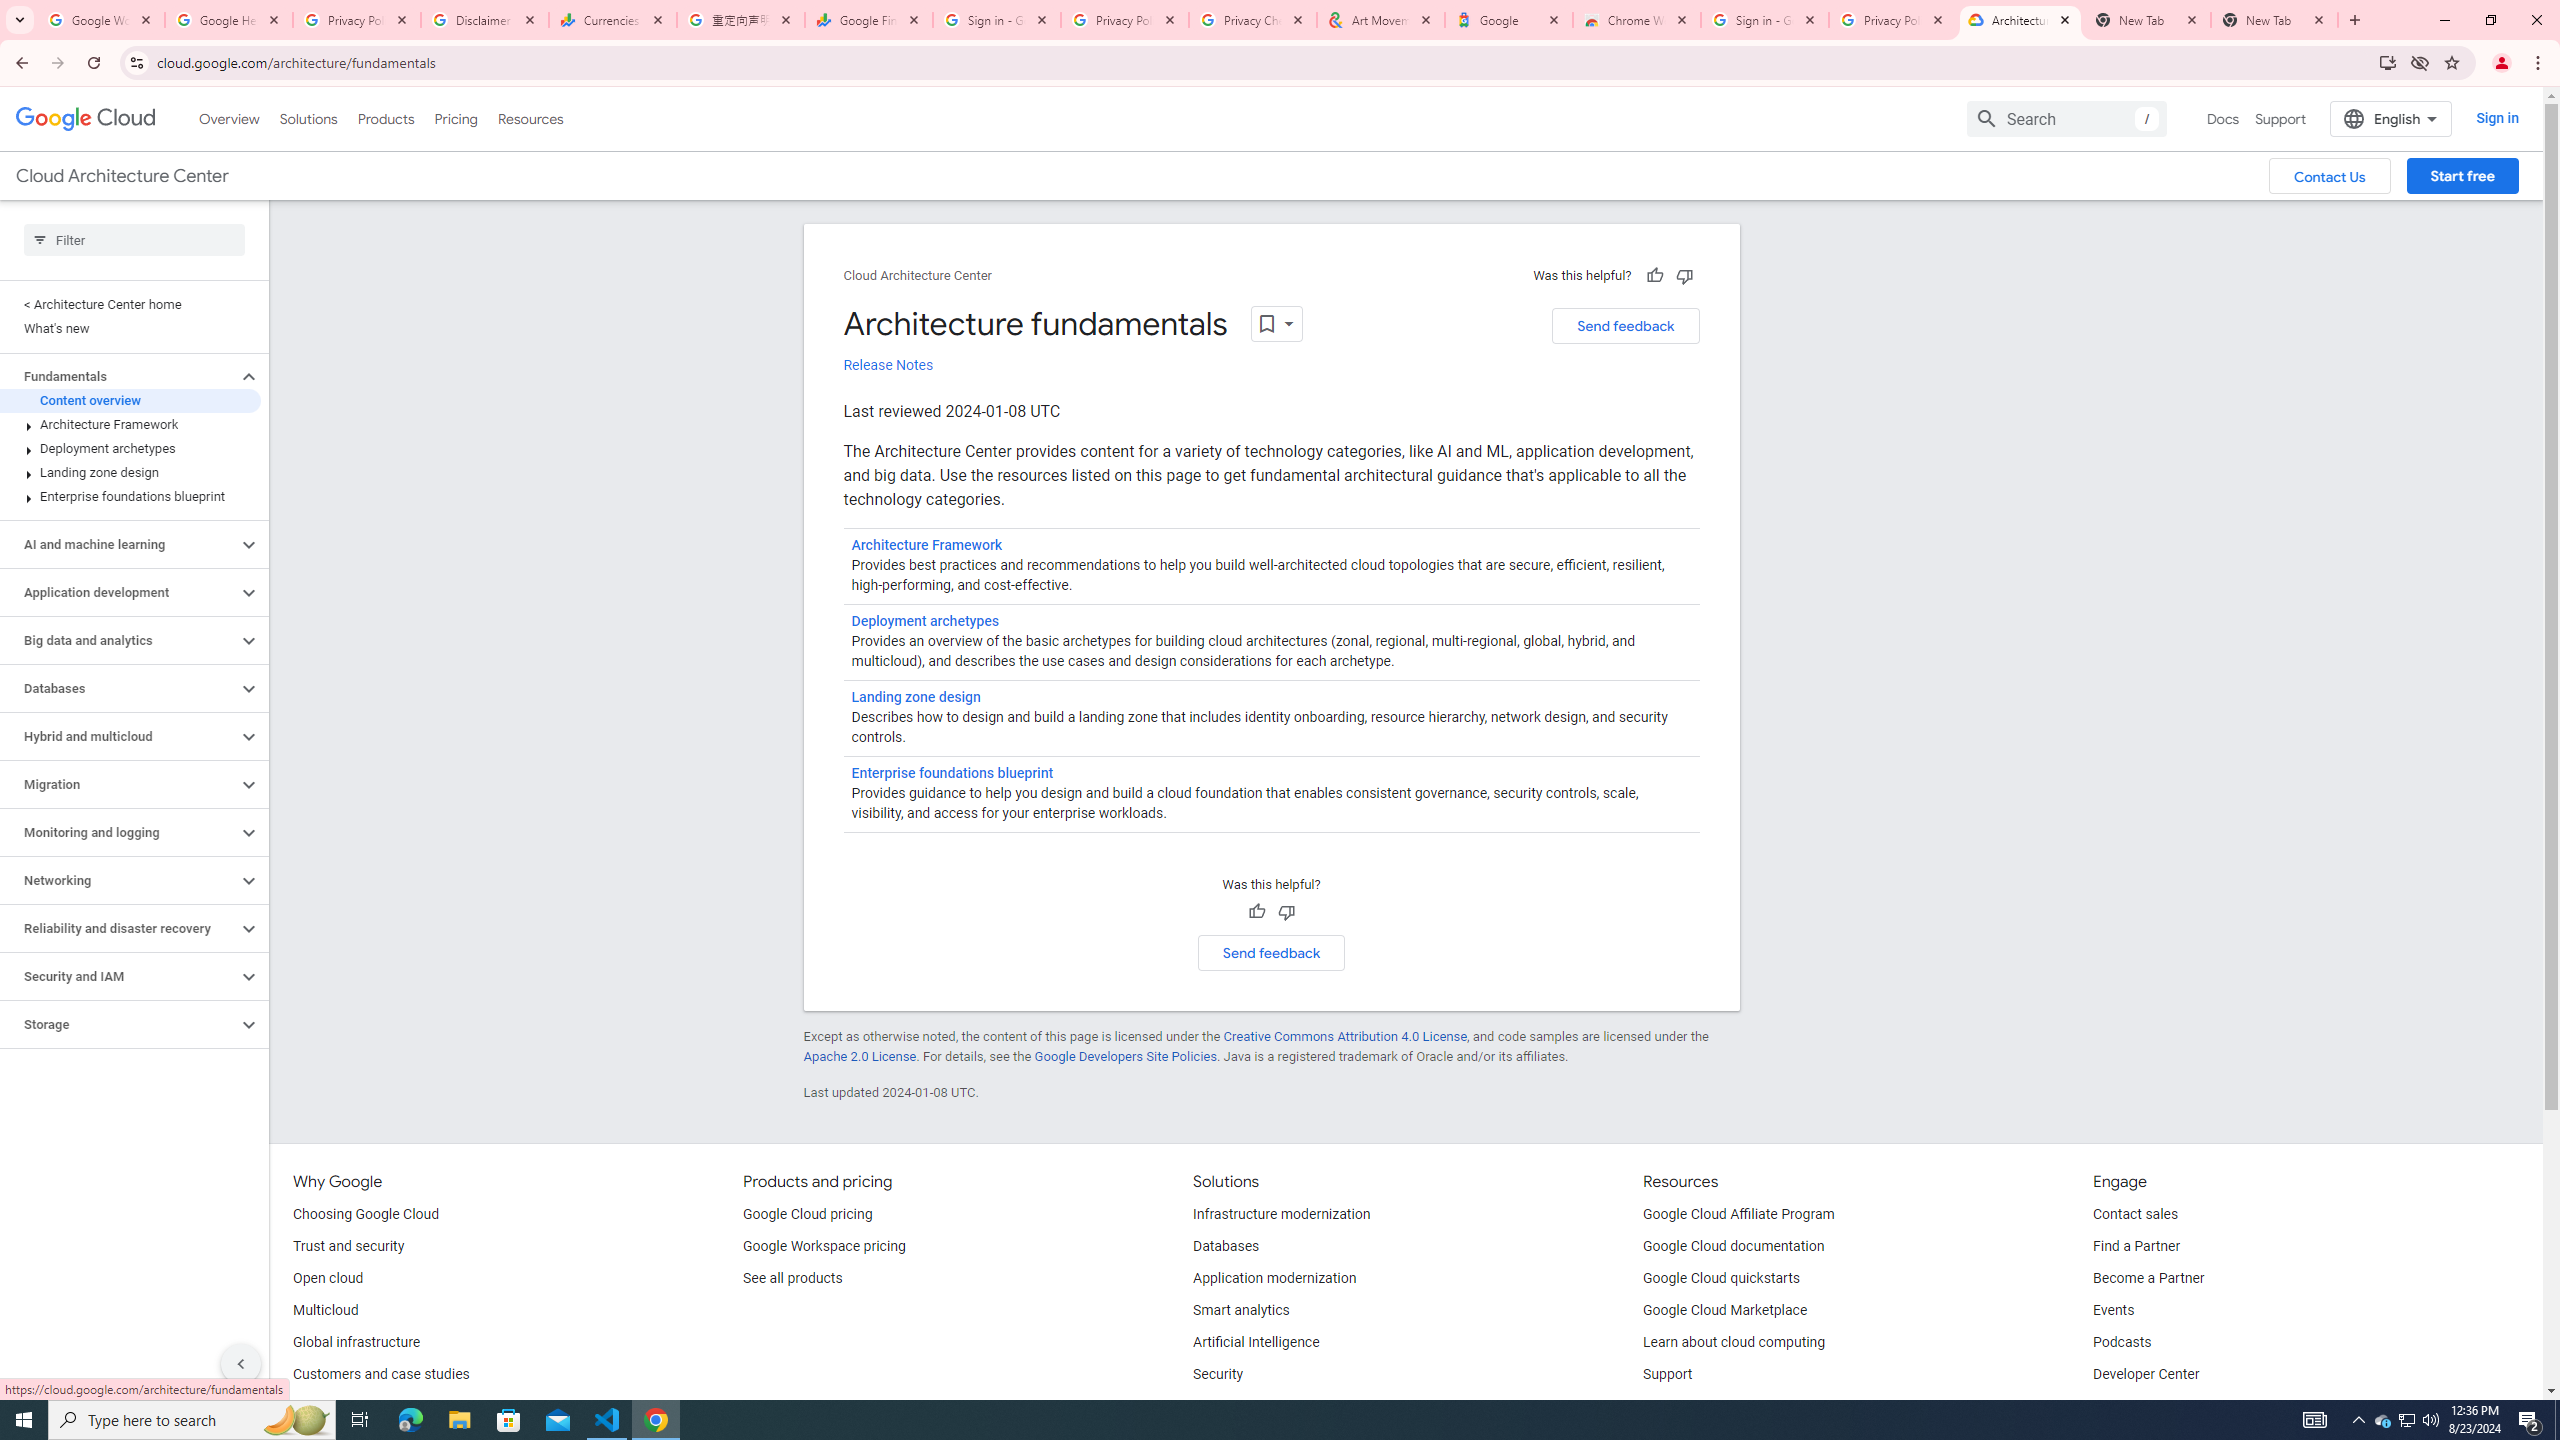 The image size is (2560, 1440). I want to click on 'What', so click(130, 329).